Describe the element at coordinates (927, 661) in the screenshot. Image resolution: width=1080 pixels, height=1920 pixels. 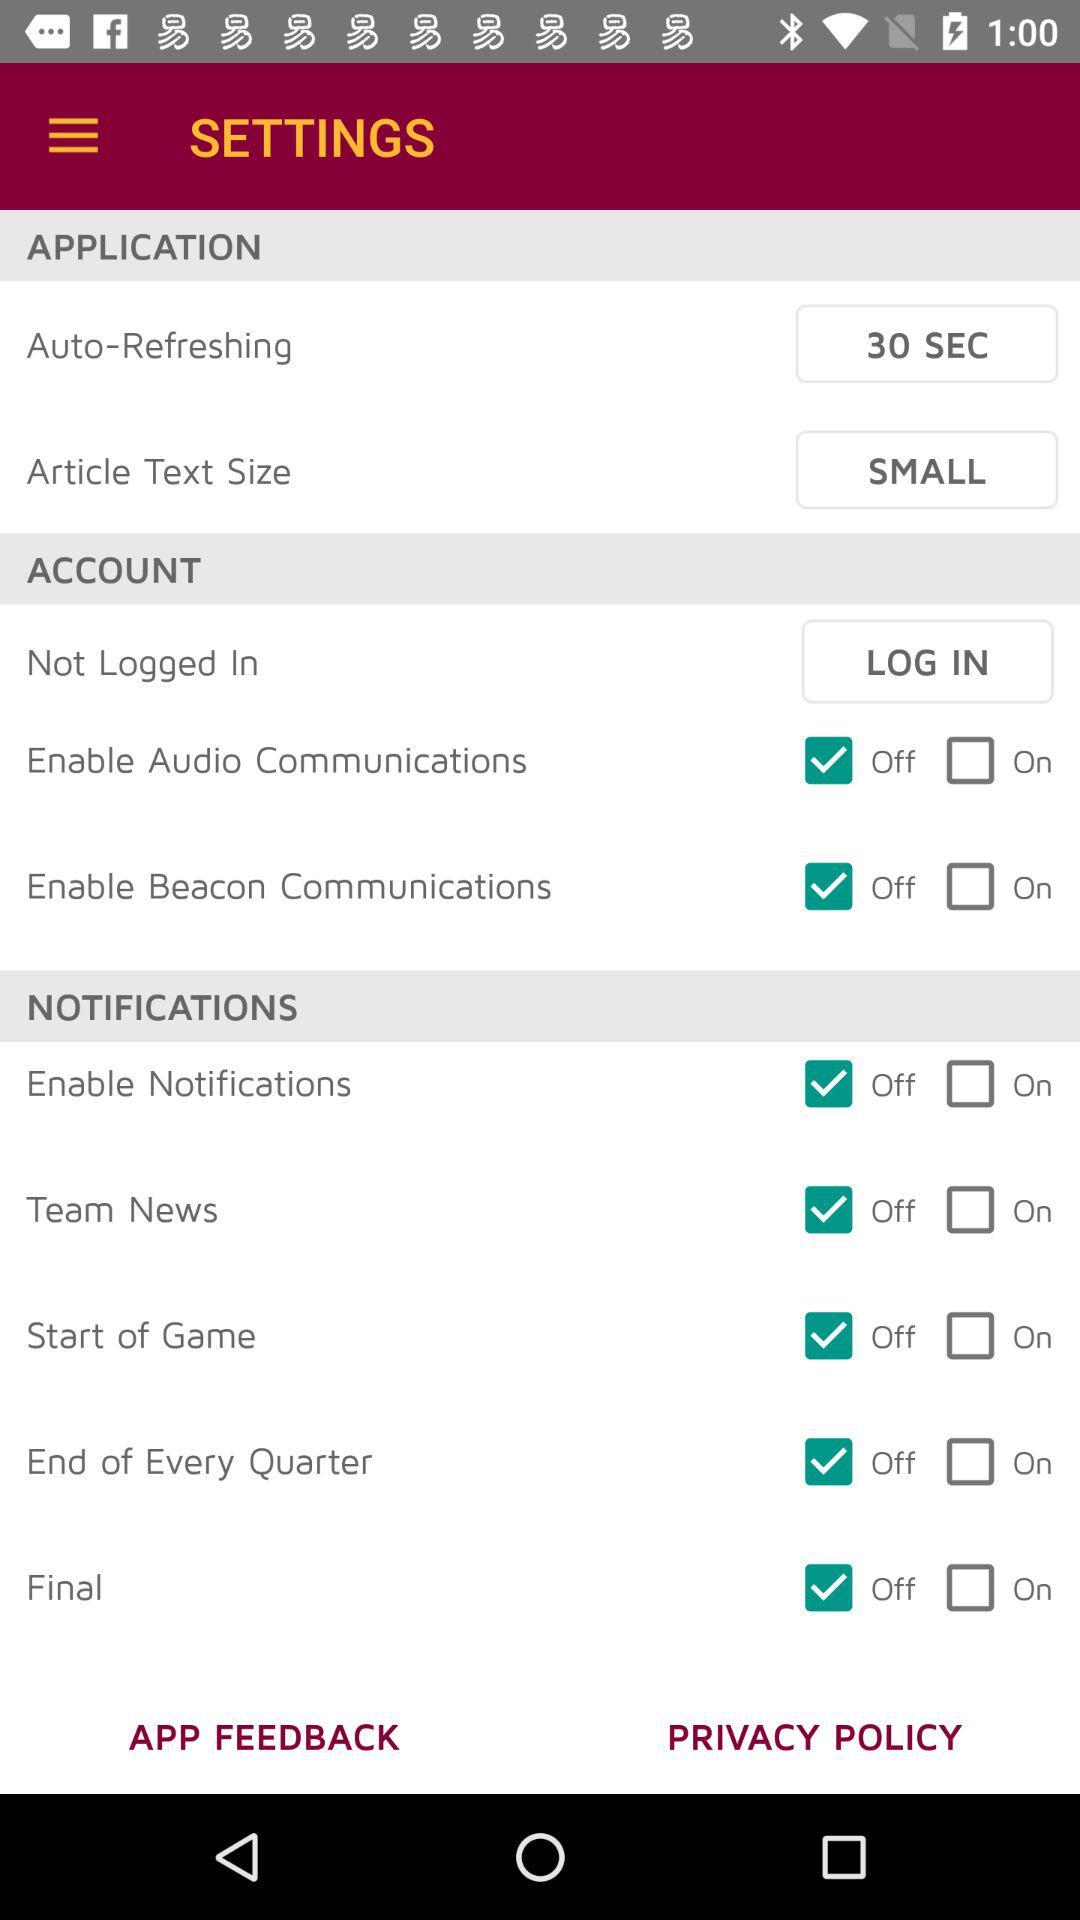
I see `icon next to not logged in` at that location.